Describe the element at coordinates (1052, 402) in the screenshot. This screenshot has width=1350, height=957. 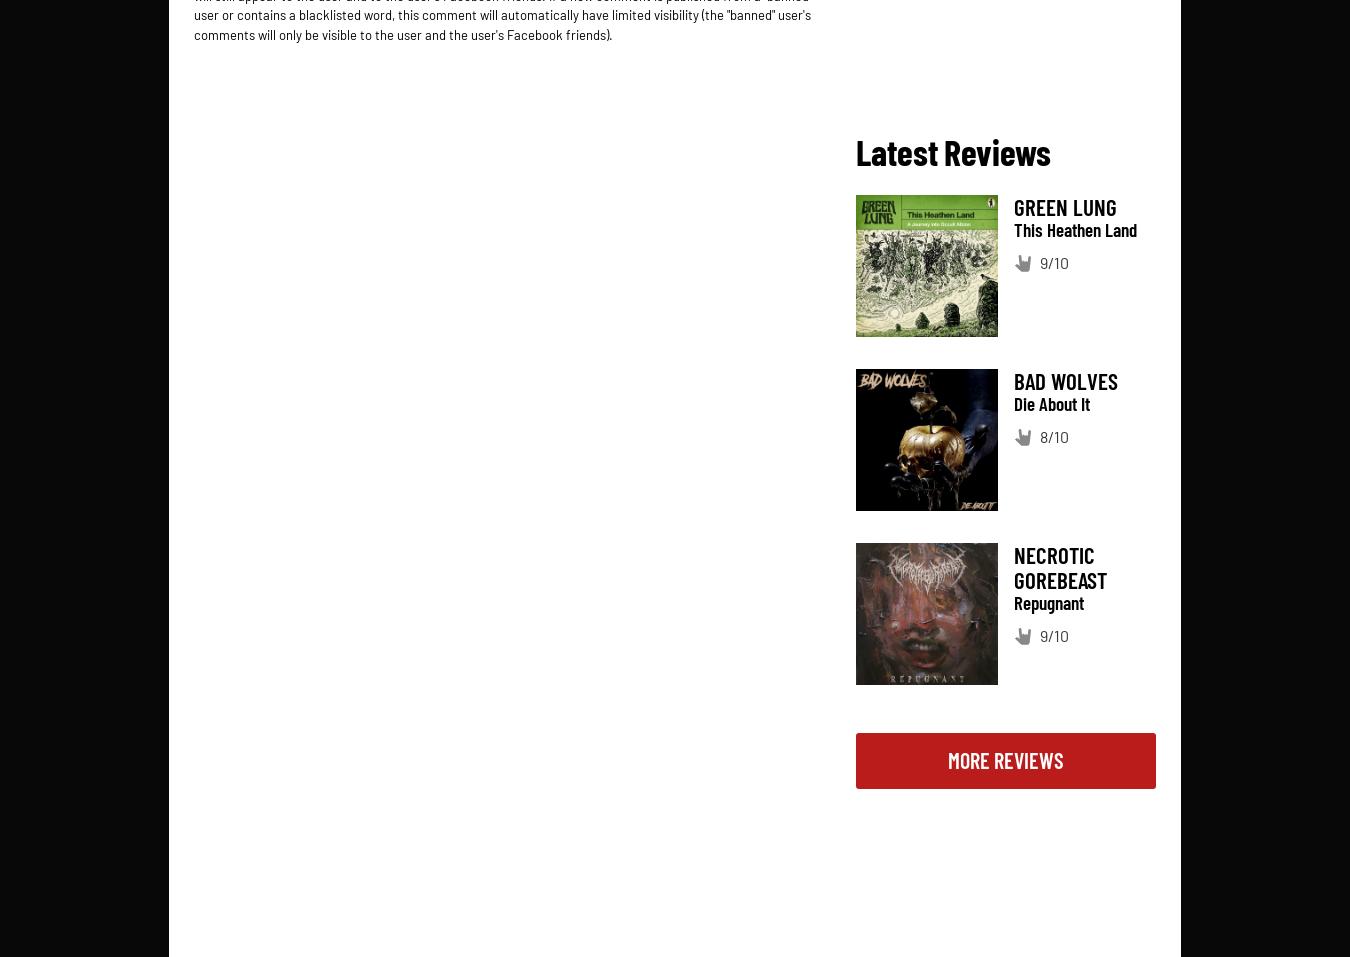
I see `'Die About It'` at that location.